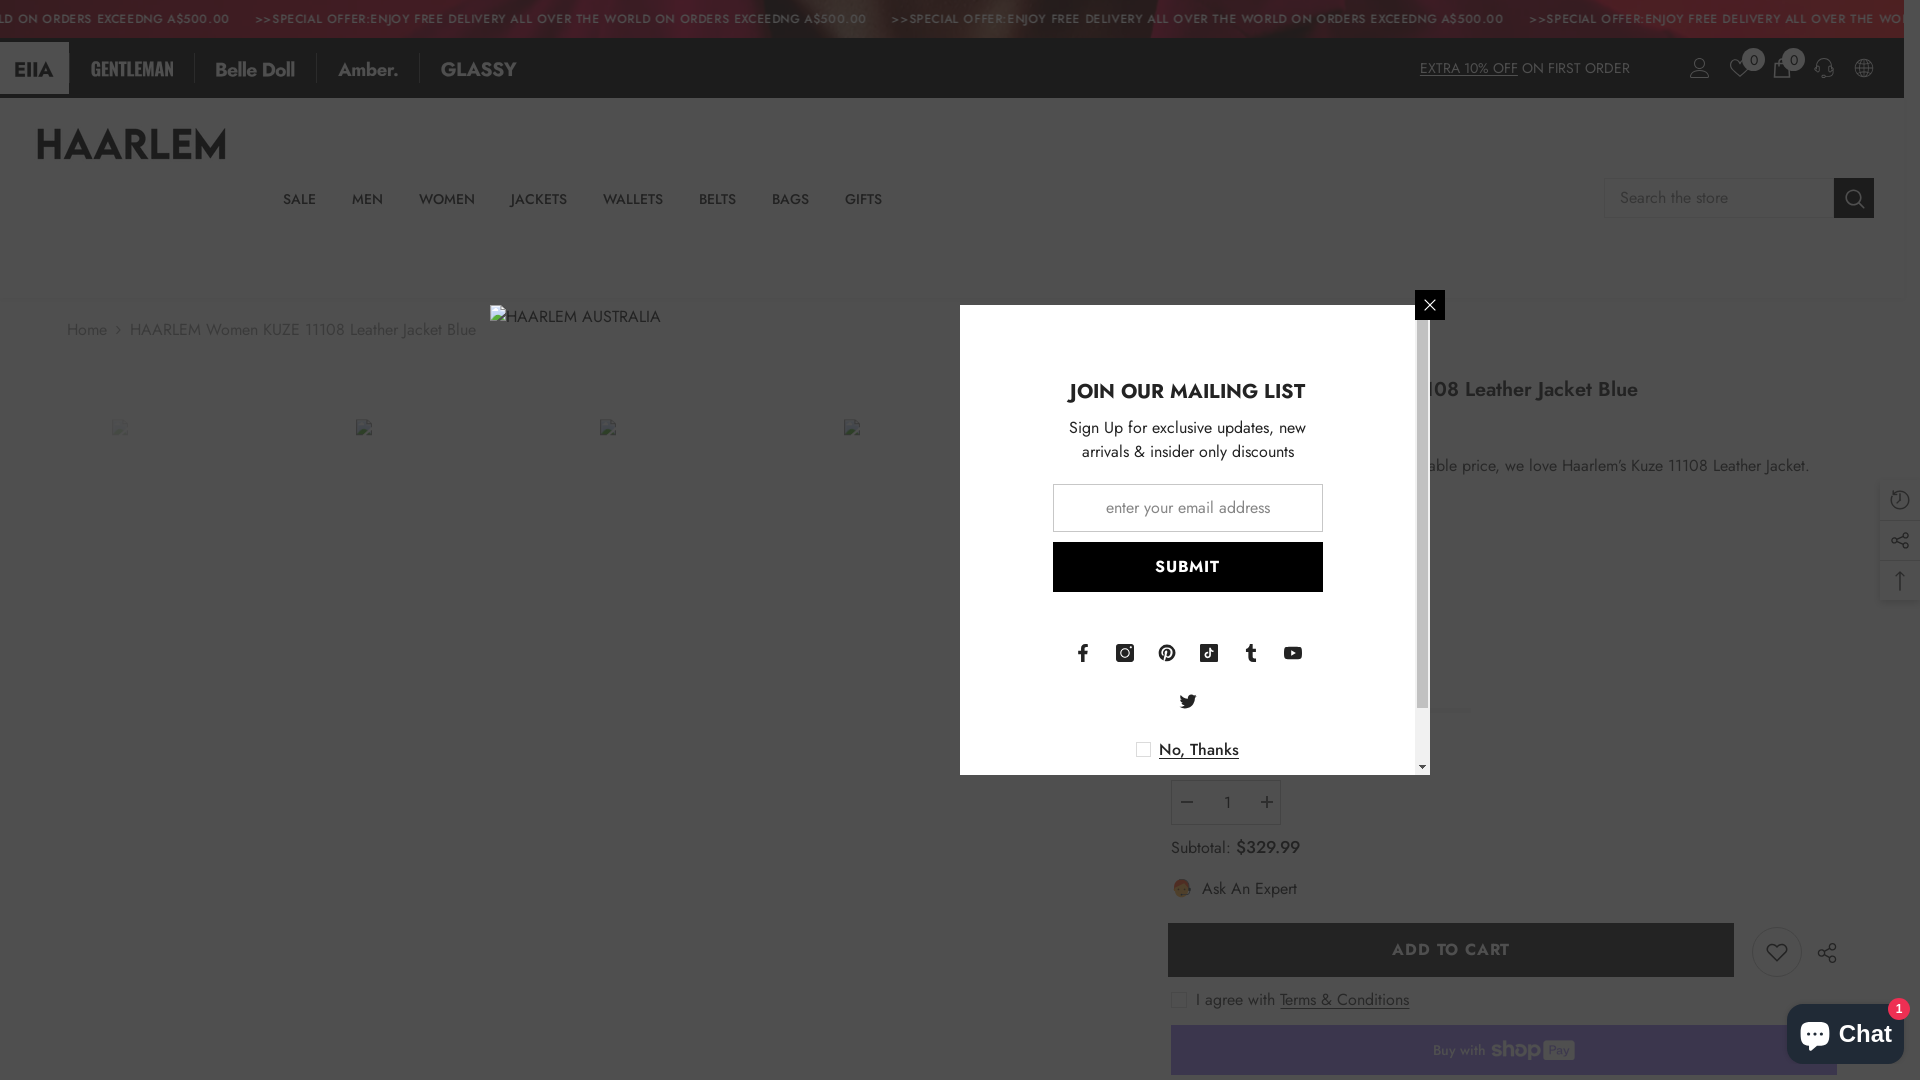  Describe the element at coordinates (367, 207) in the screenshot. I see `'MEN'` at that location.